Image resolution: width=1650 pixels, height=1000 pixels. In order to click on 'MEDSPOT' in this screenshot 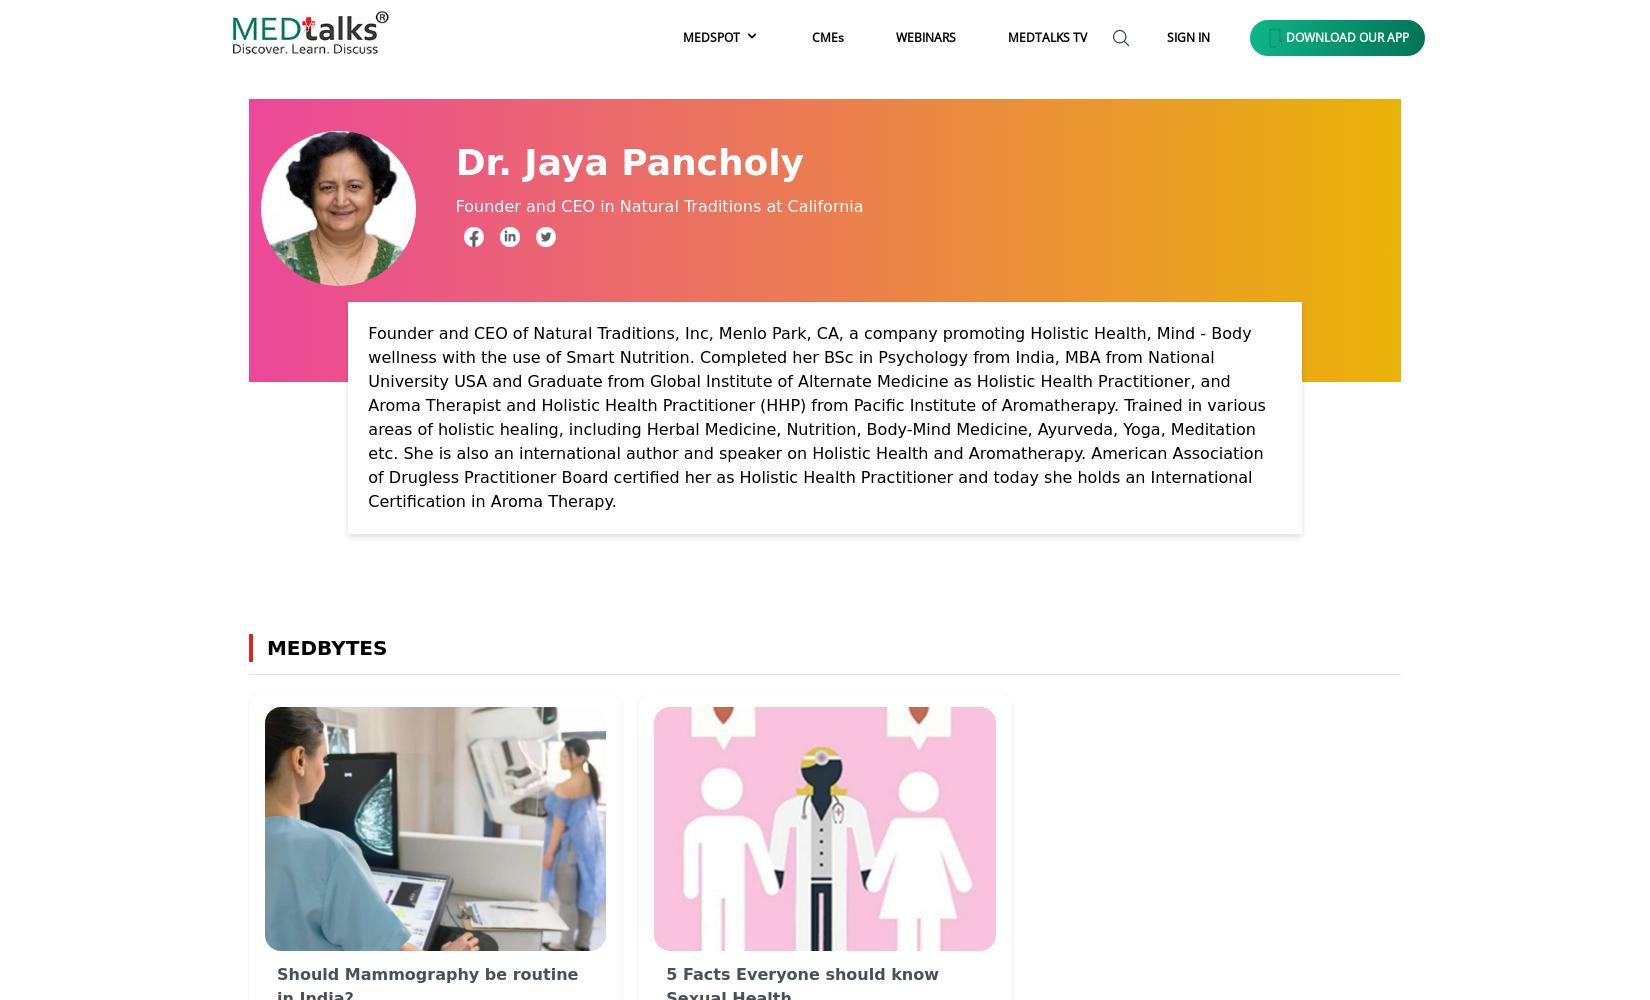, I will do `click(710, 36)`.